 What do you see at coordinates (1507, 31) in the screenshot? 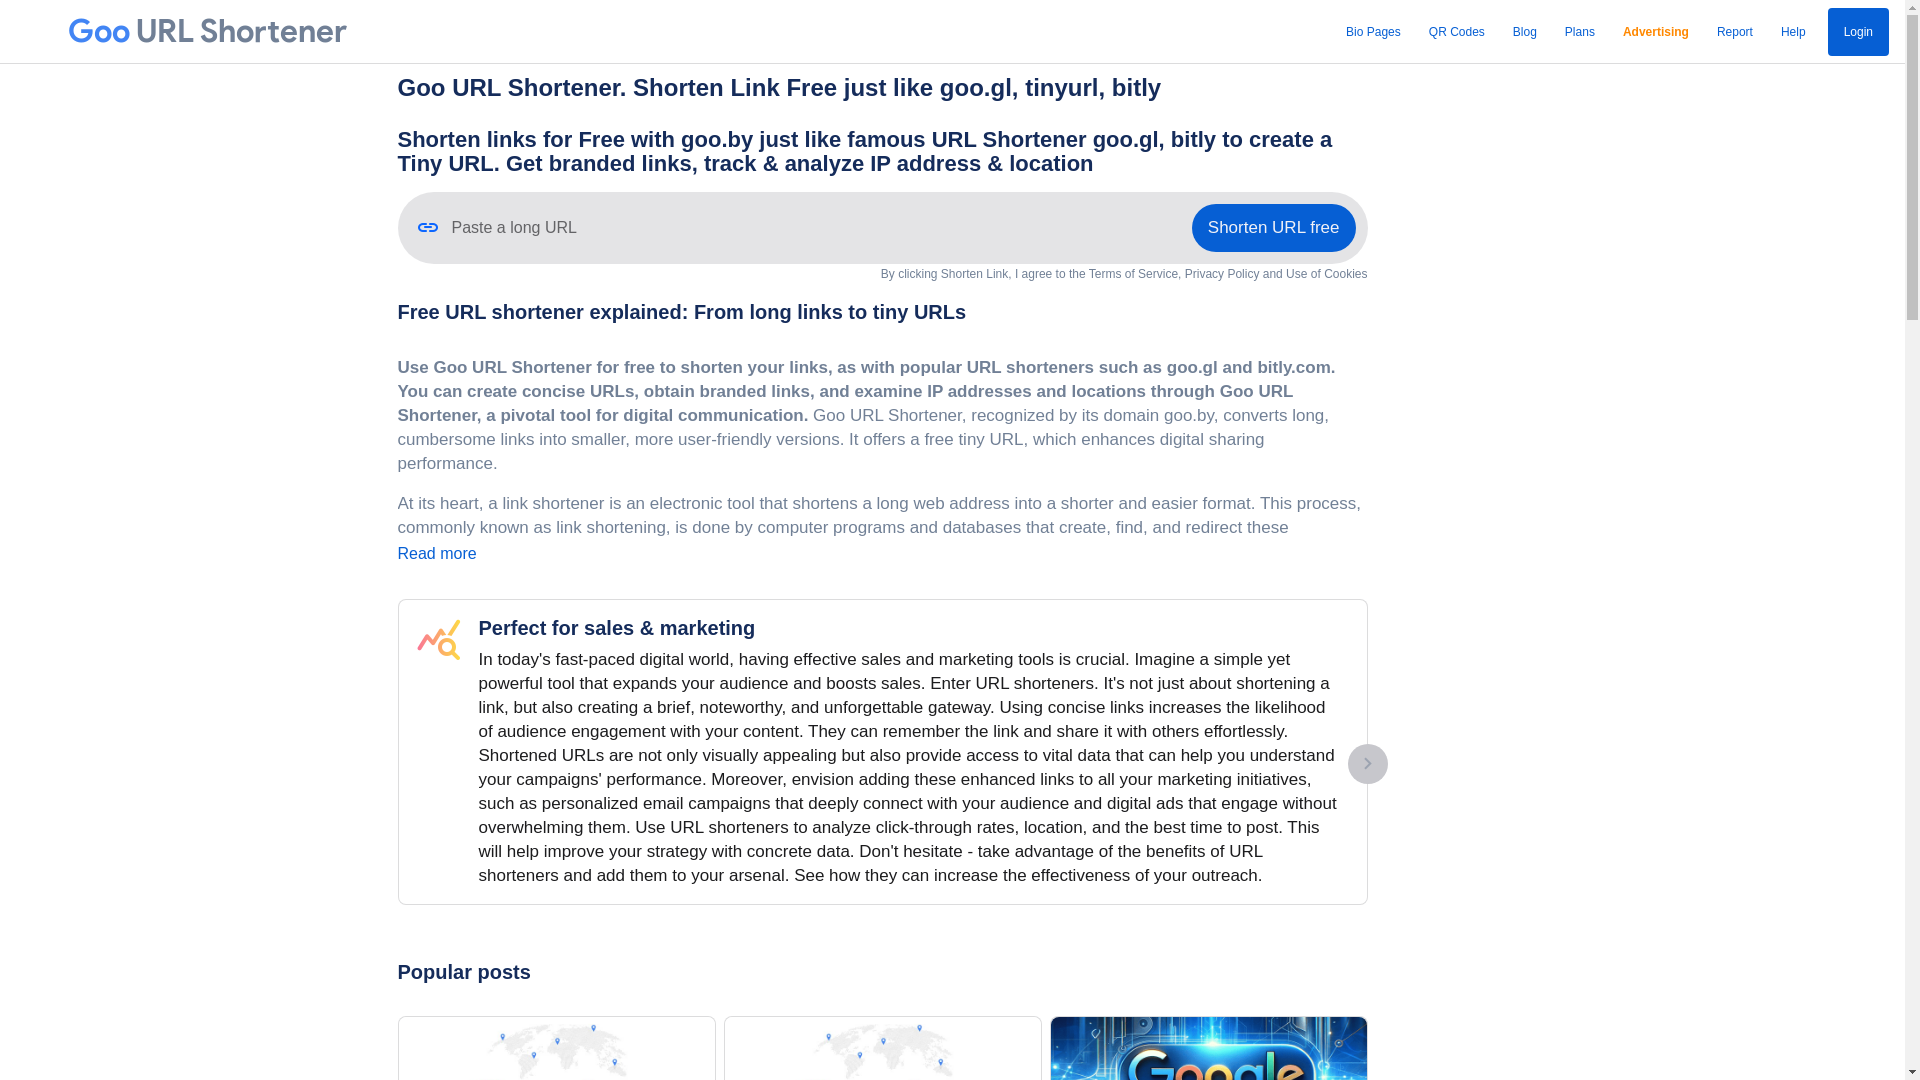
I see `'Blog'` at bounding box center [1507, 31].